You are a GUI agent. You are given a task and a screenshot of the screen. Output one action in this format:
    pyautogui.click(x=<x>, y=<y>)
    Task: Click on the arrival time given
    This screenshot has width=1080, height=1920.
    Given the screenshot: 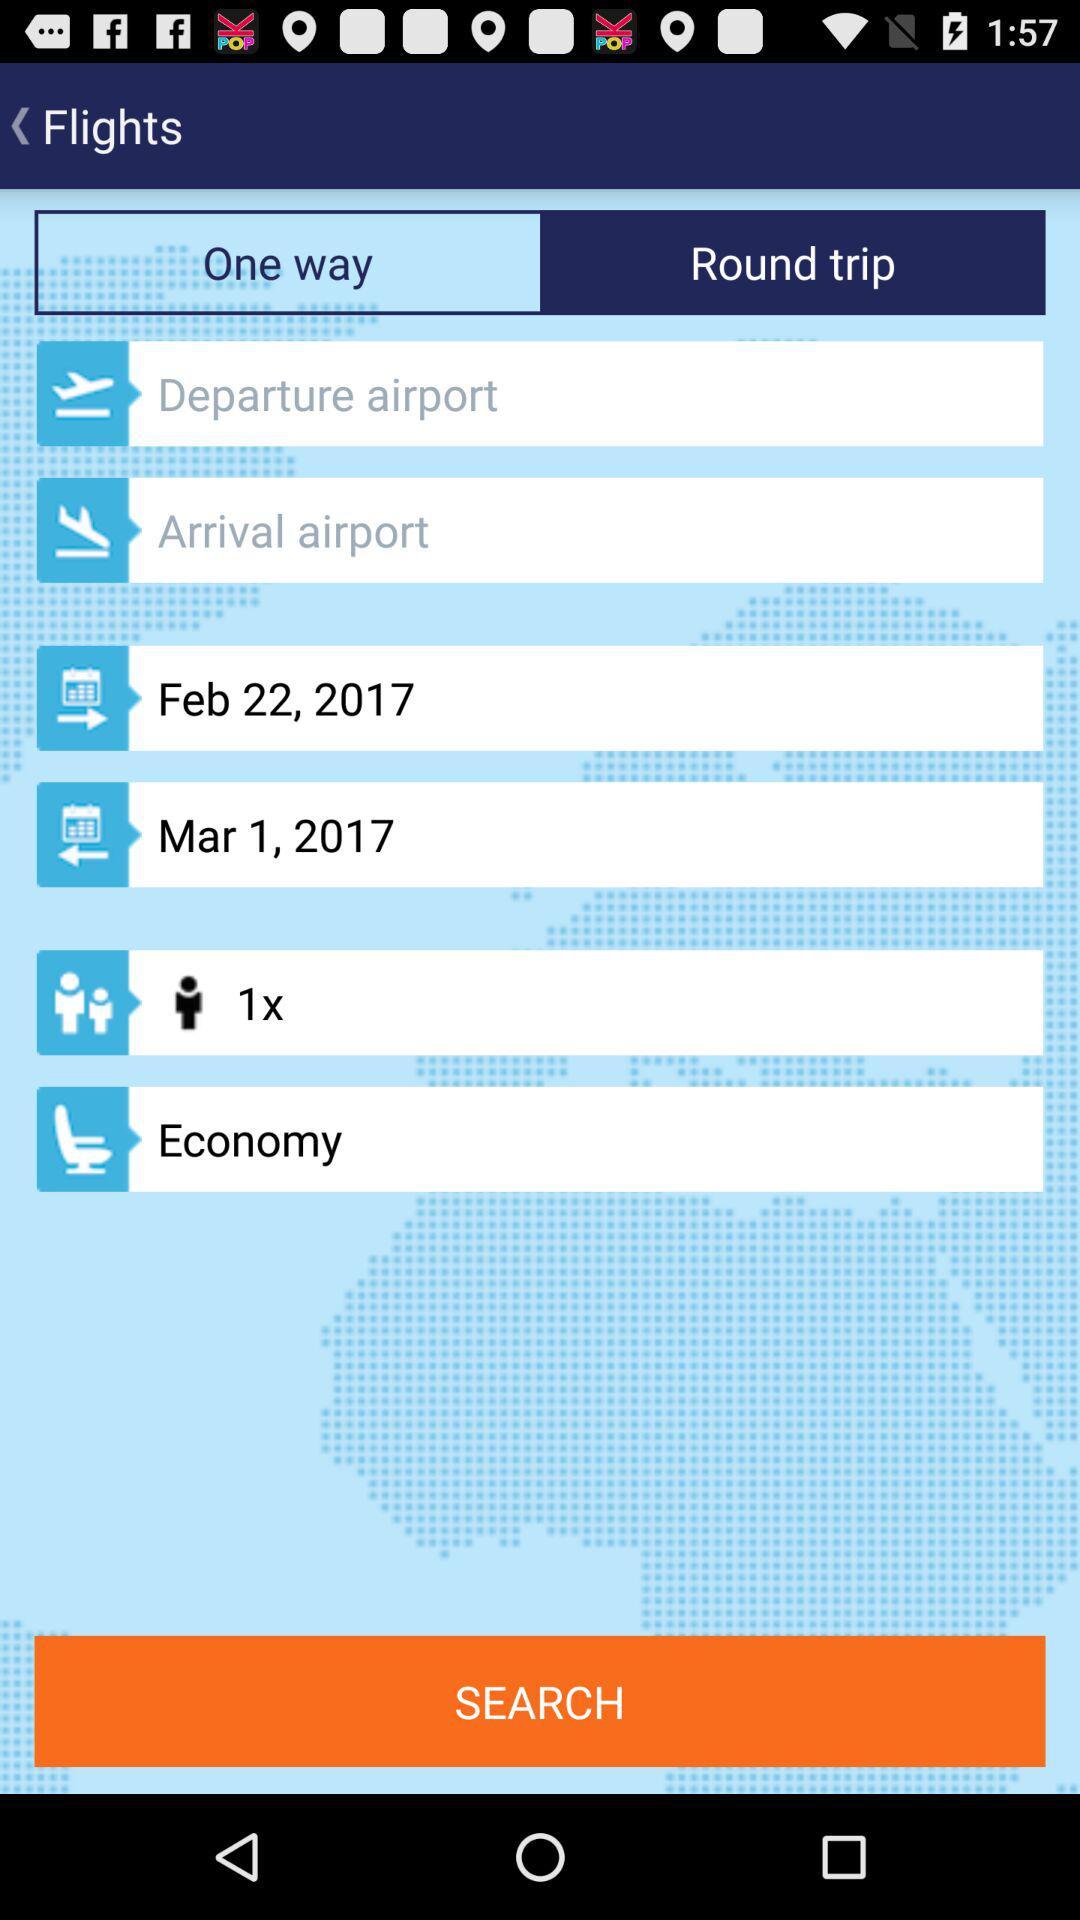 What is the action you would take?
    pyautogui.click(x=540, y=530)
    